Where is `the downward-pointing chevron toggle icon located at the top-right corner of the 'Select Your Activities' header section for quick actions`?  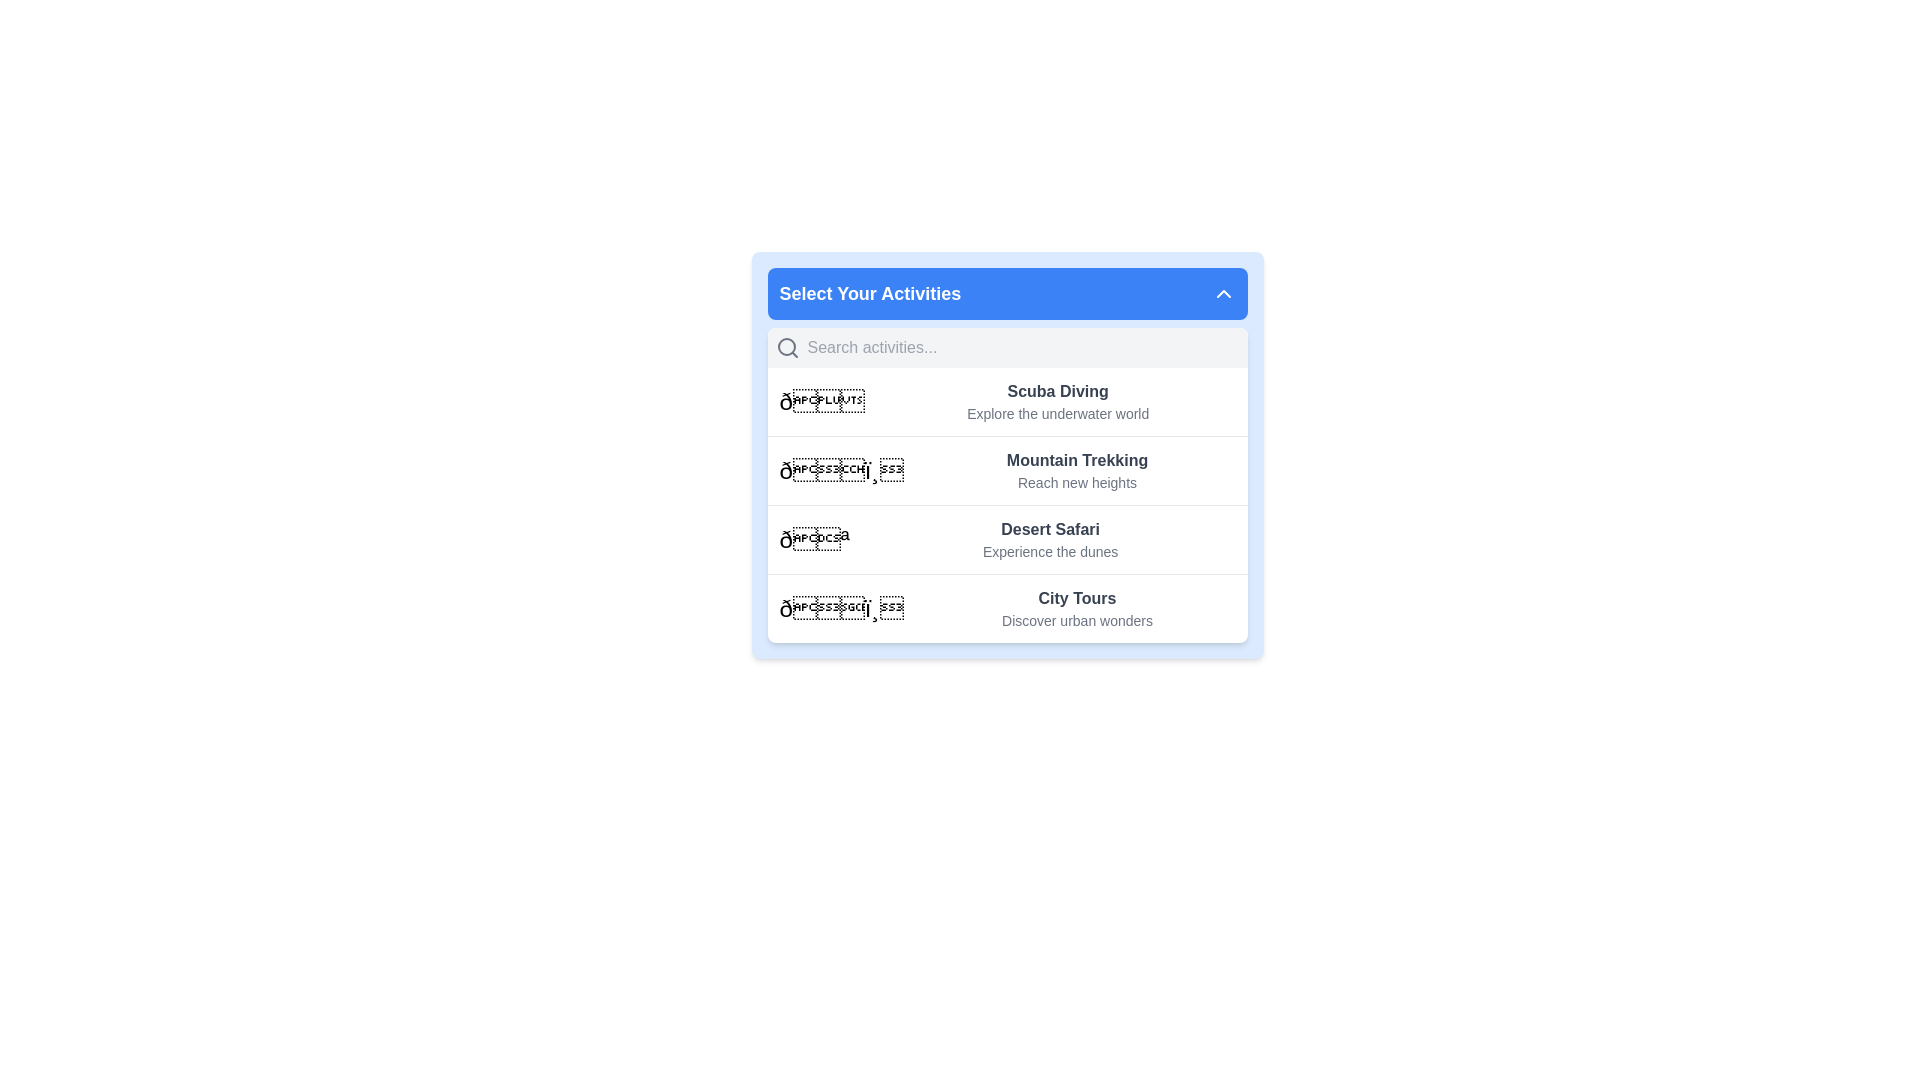 the downward-pointing chevron toggle icon located at the top-right corner of the 'Select Your Activities' header section for quick actions is located at coordinates (1222, 293).